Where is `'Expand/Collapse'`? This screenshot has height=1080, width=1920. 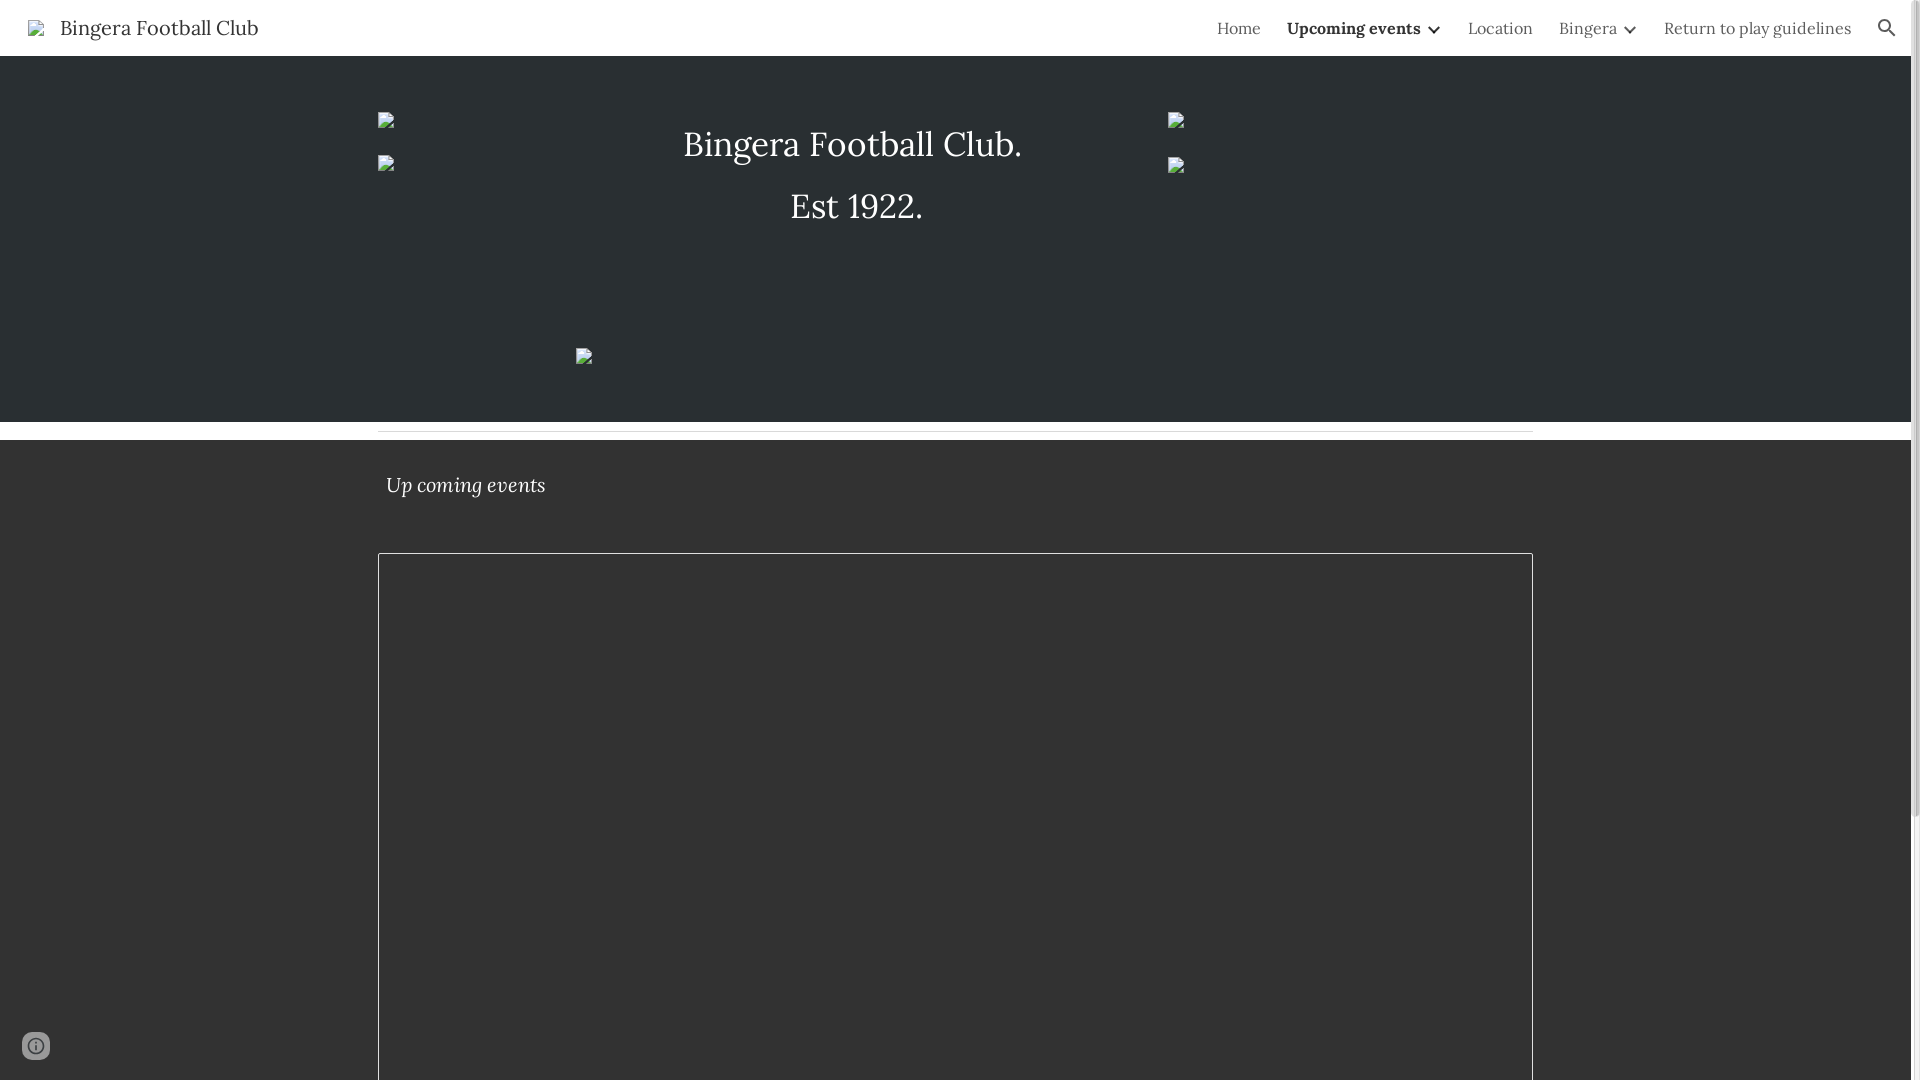
'Expand/Collapse' is located at coordinates (1432, 27).